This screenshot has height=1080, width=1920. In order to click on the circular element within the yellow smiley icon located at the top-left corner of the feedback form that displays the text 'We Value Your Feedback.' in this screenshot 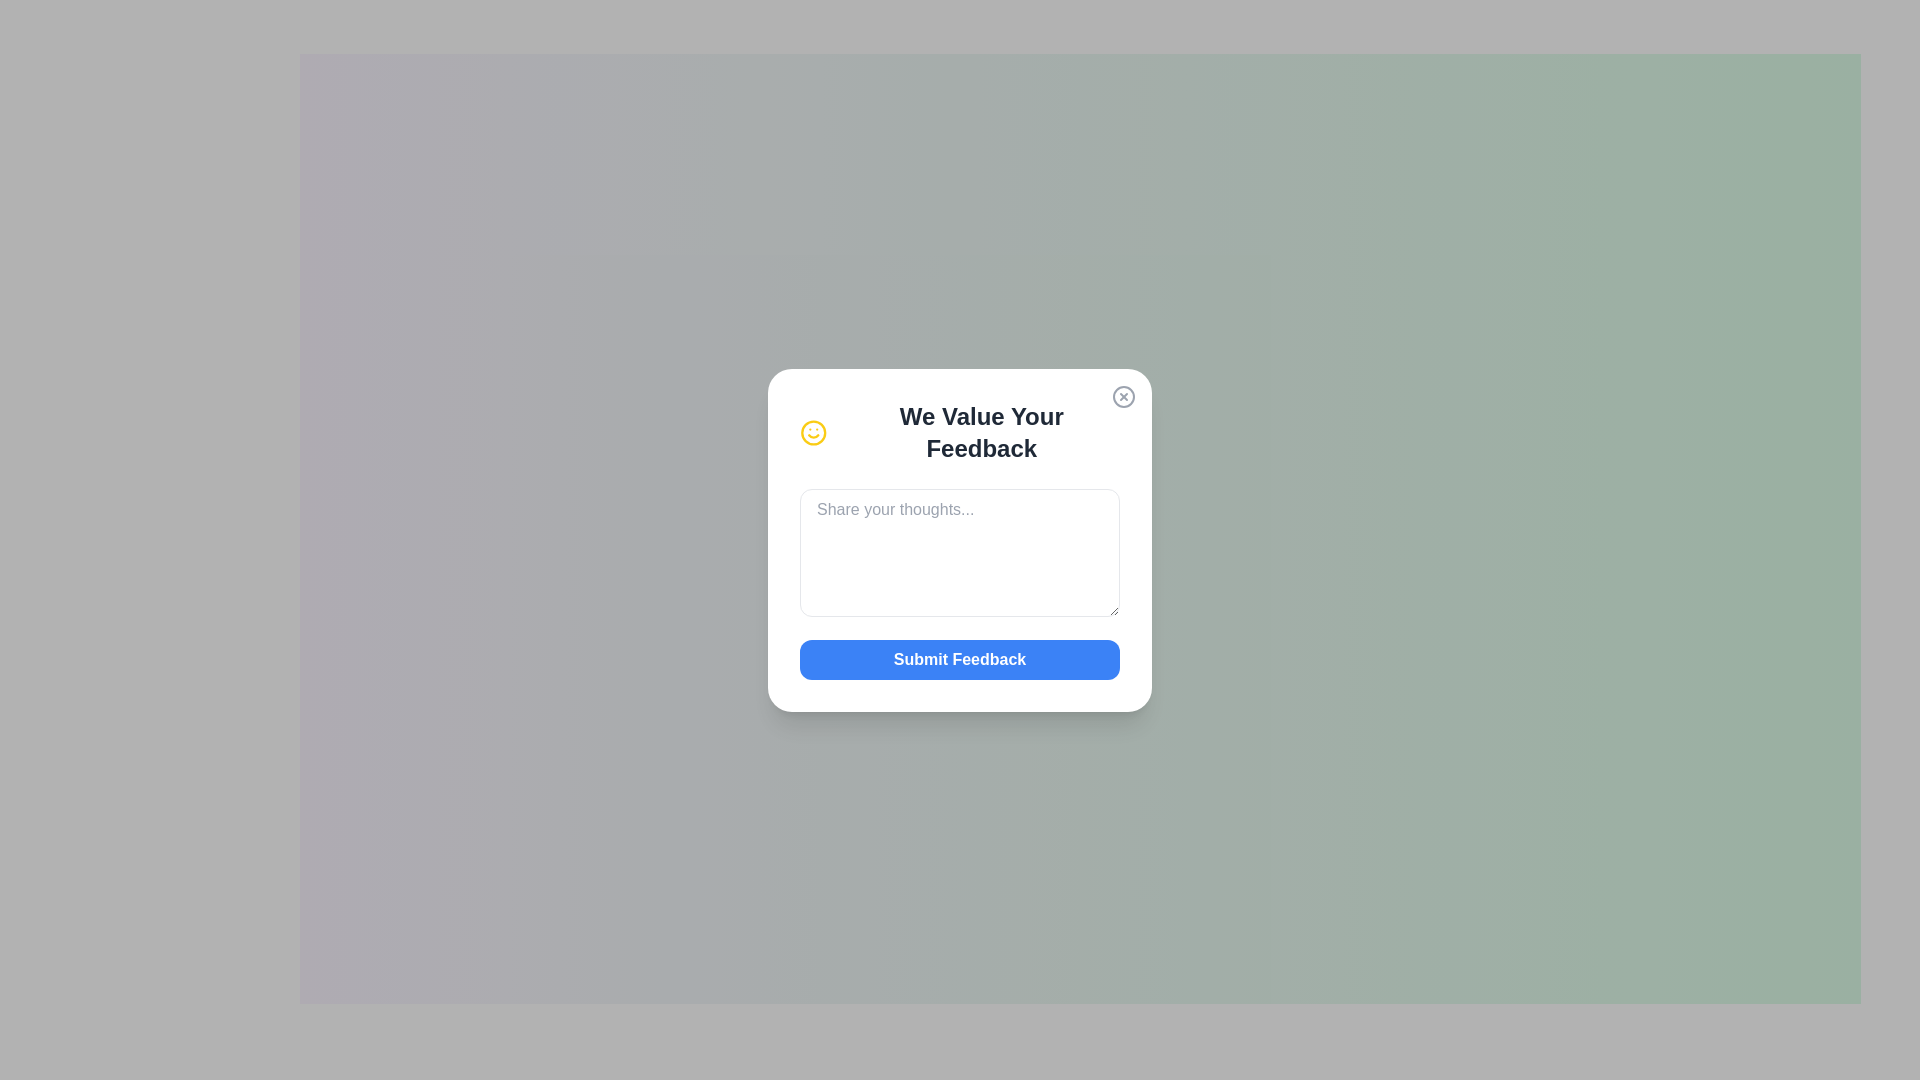, I will do `click(813, 431)`.